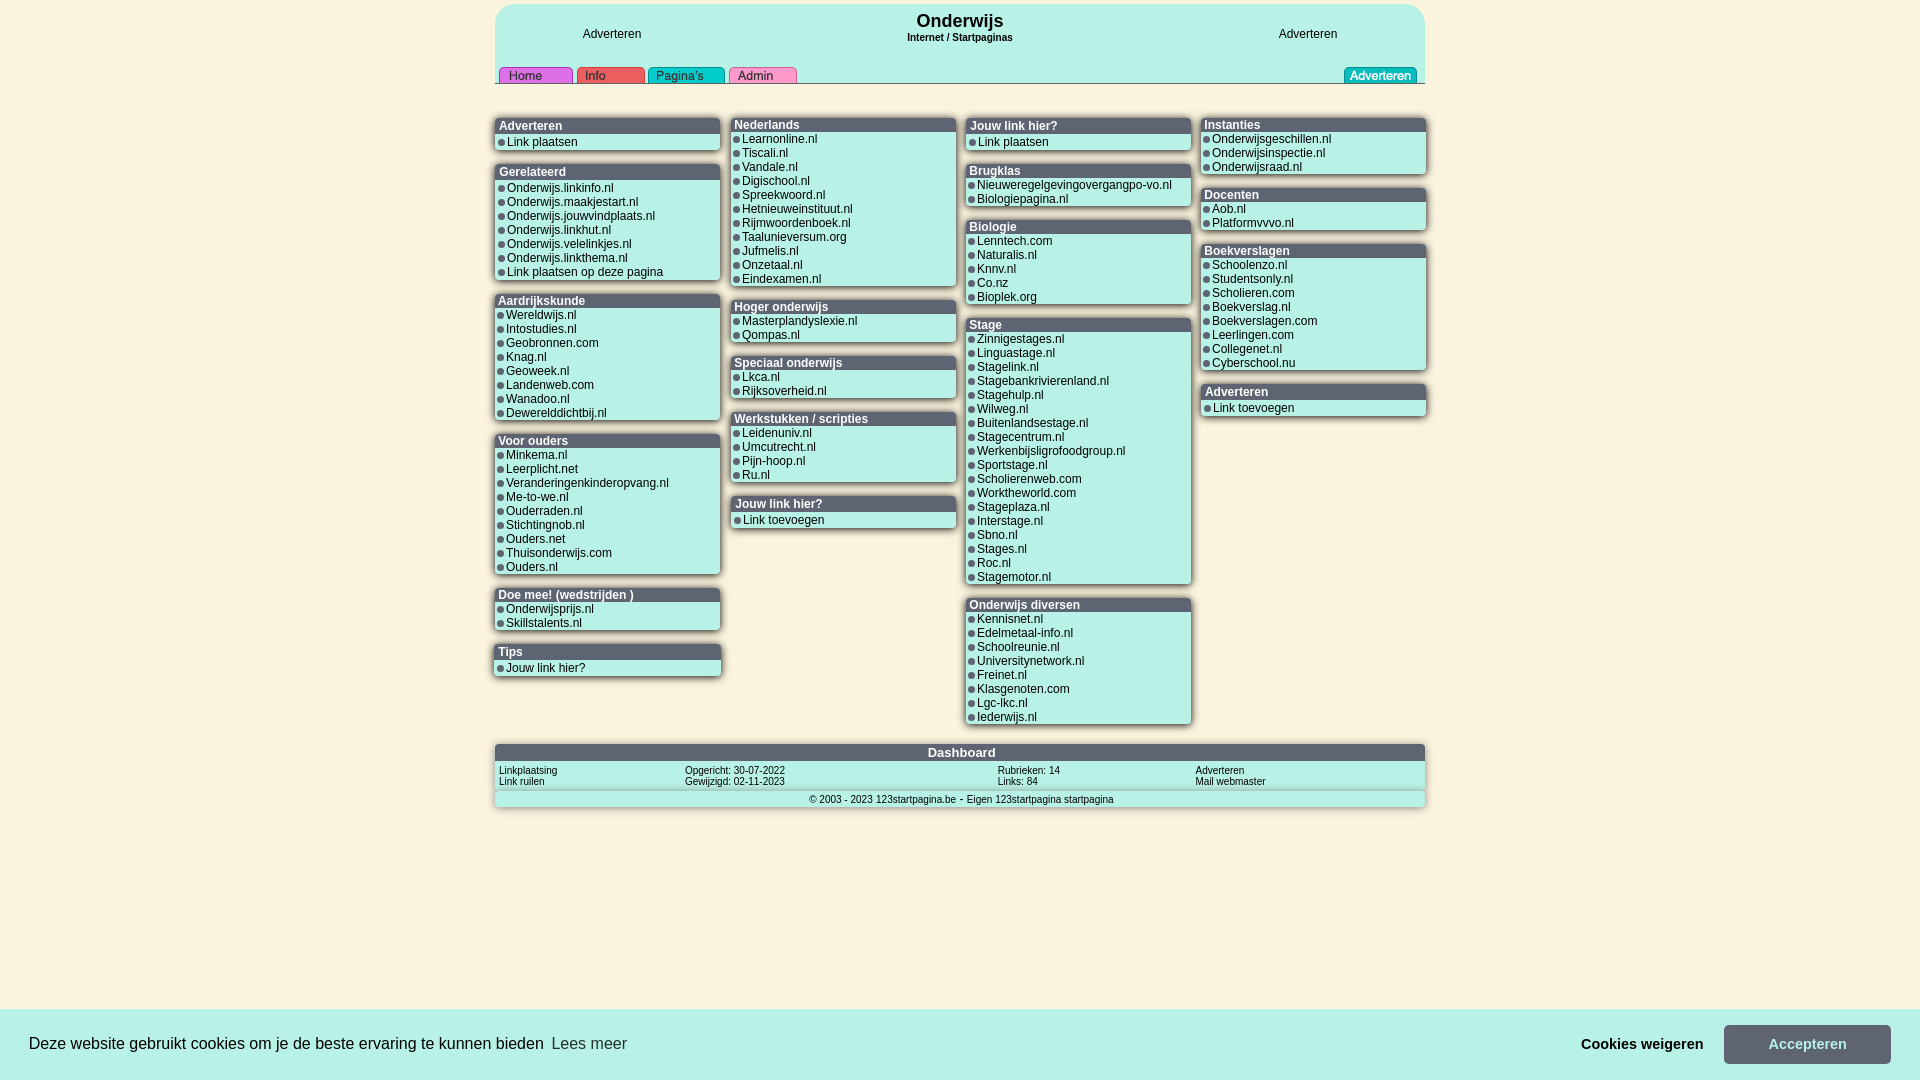 Image resolution: width=1920 pixels, height=1080 pixels. What do you see at coordinates (1210, 165) in the screenshot?
I see `'Onderwijsraad.nl'` at bounding box center [1210, 165].